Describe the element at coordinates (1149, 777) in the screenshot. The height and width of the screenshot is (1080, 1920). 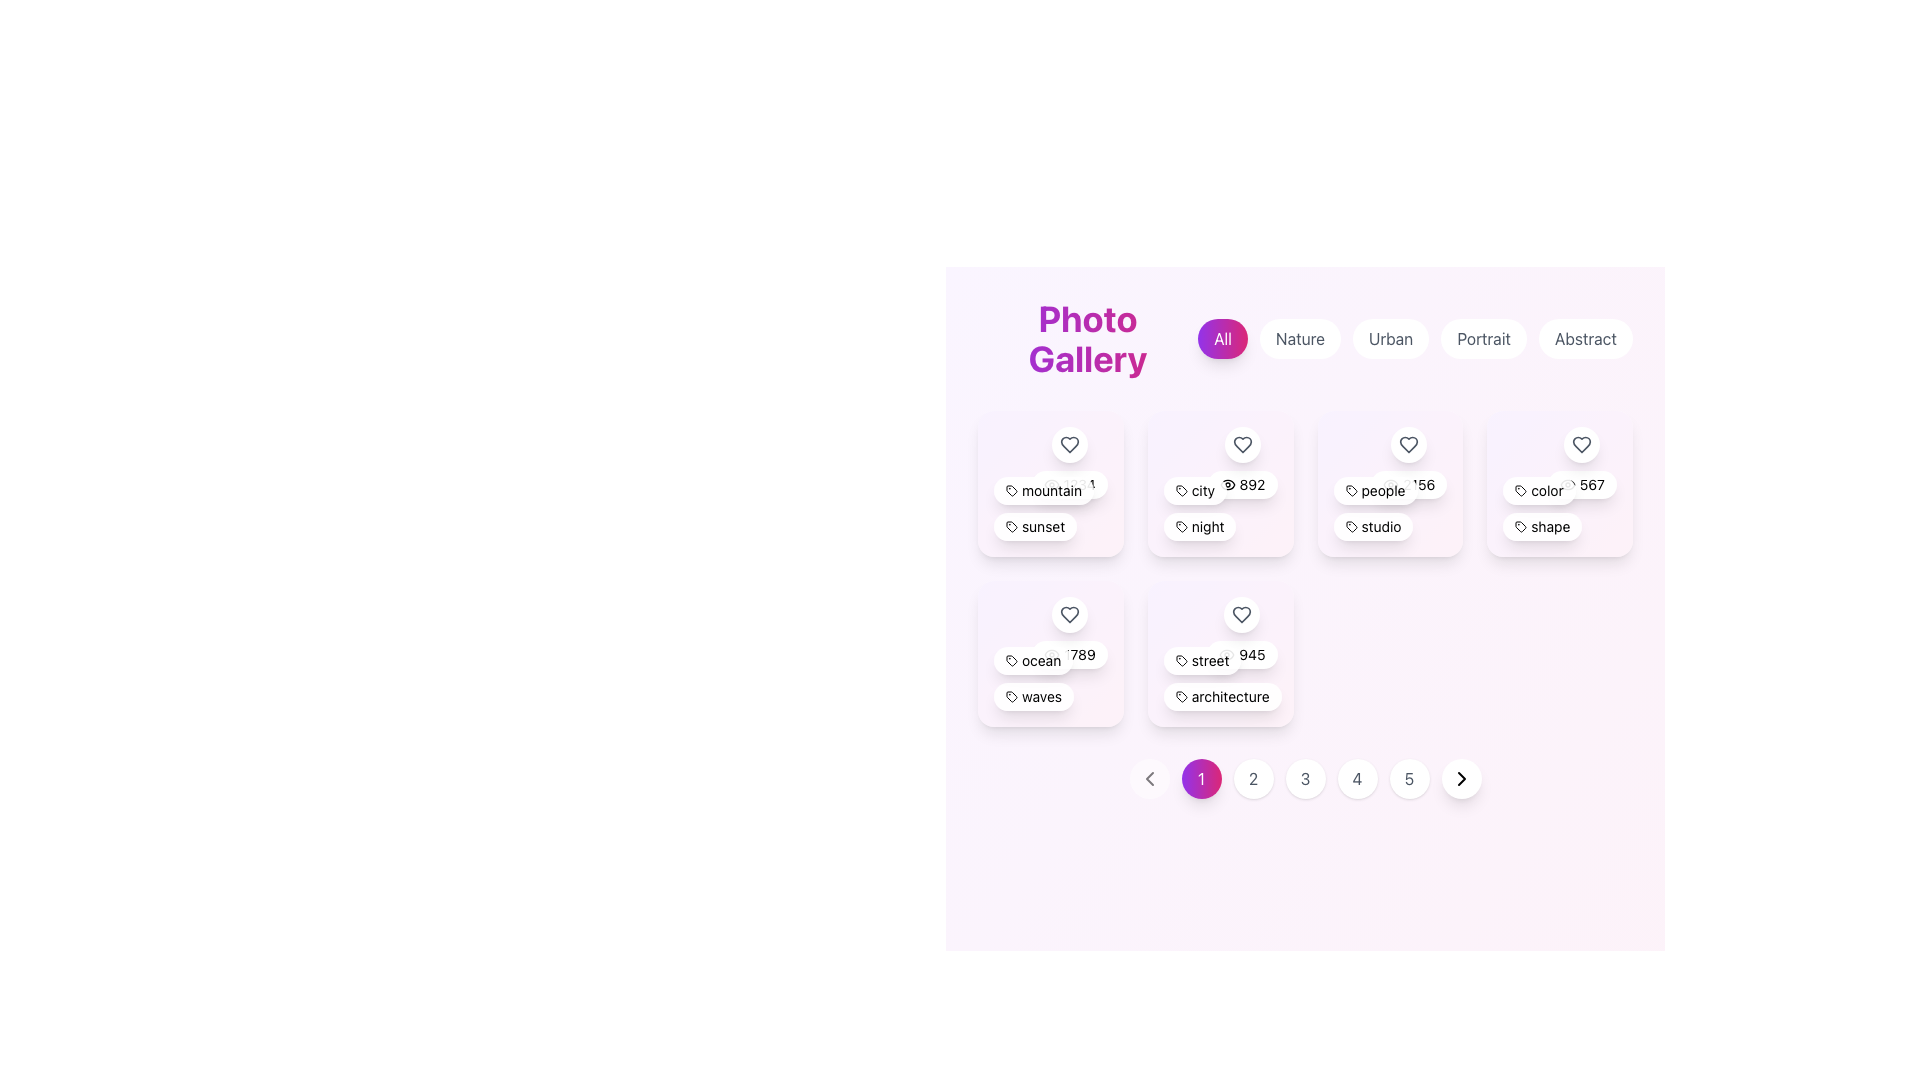
I see `the leftward-pointing chevron button` at that location.